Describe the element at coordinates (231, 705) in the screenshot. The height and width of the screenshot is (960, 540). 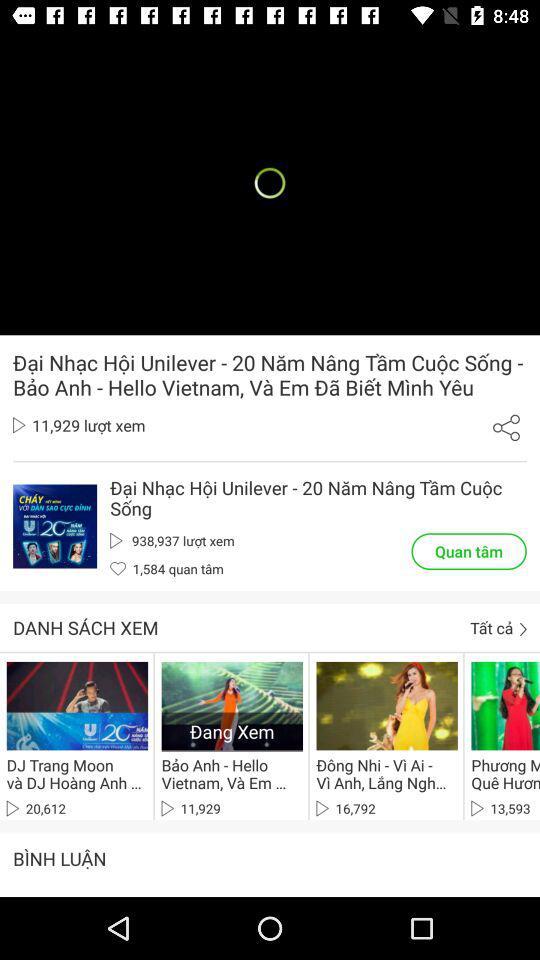
I see `the second left image under danh sach xem` at that location.